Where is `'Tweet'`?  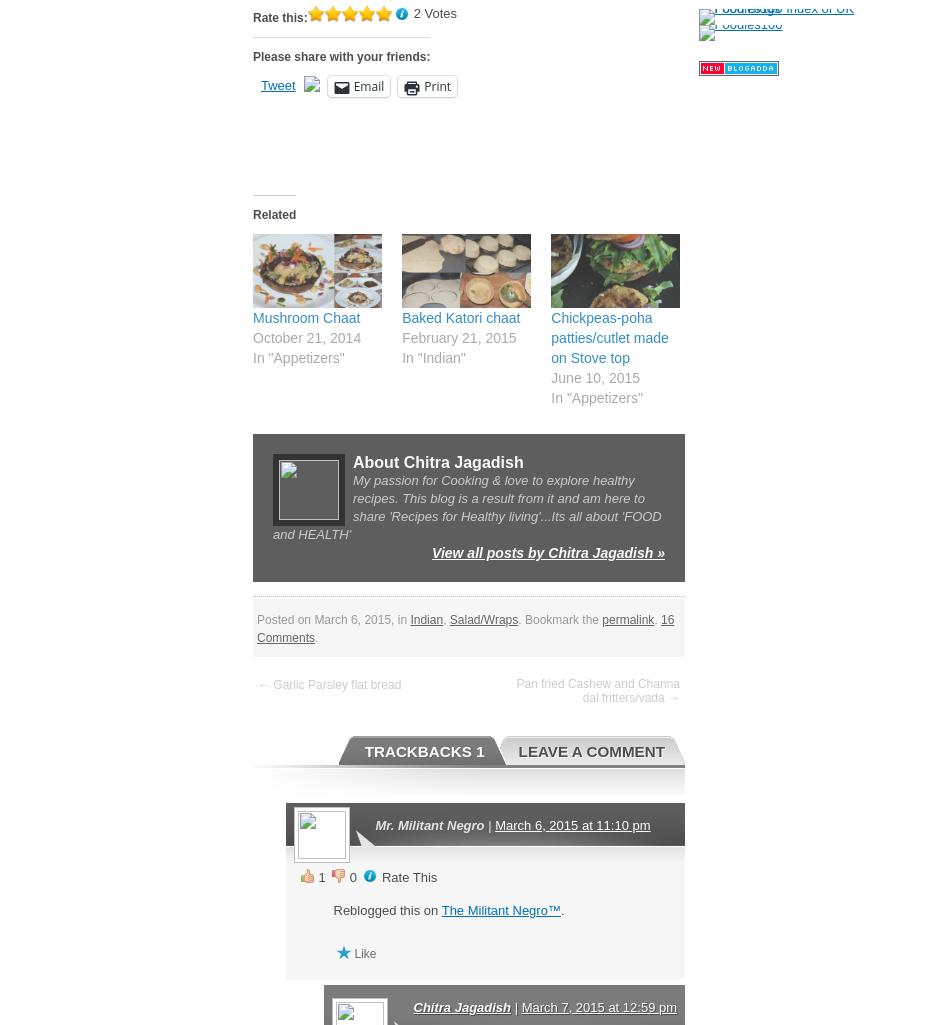 'Tweet' is located at coordinates (261, 84).